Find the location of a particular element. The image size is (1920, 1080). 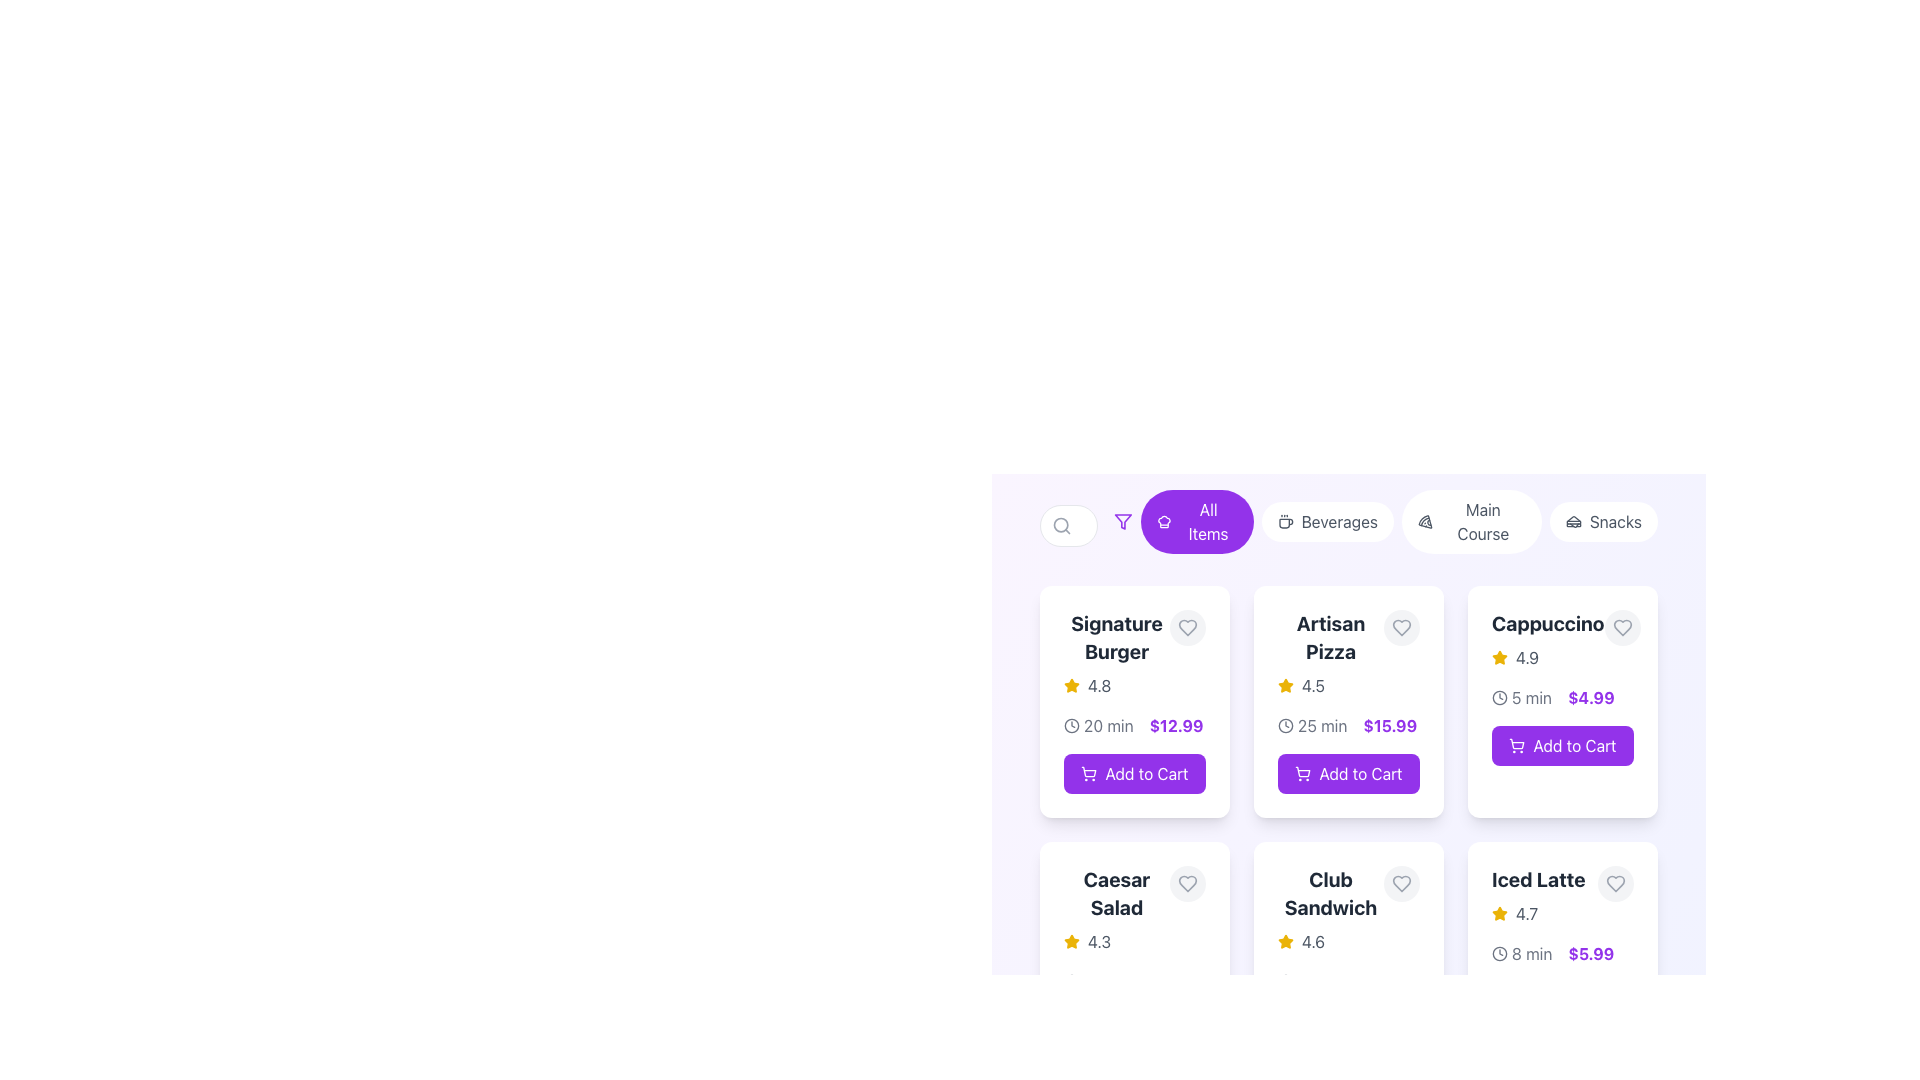

the 'Iced Latte' product card located in the lower-right corner of the grid layout to gather information and add it to the cart is located at coordinates (1562, 956).